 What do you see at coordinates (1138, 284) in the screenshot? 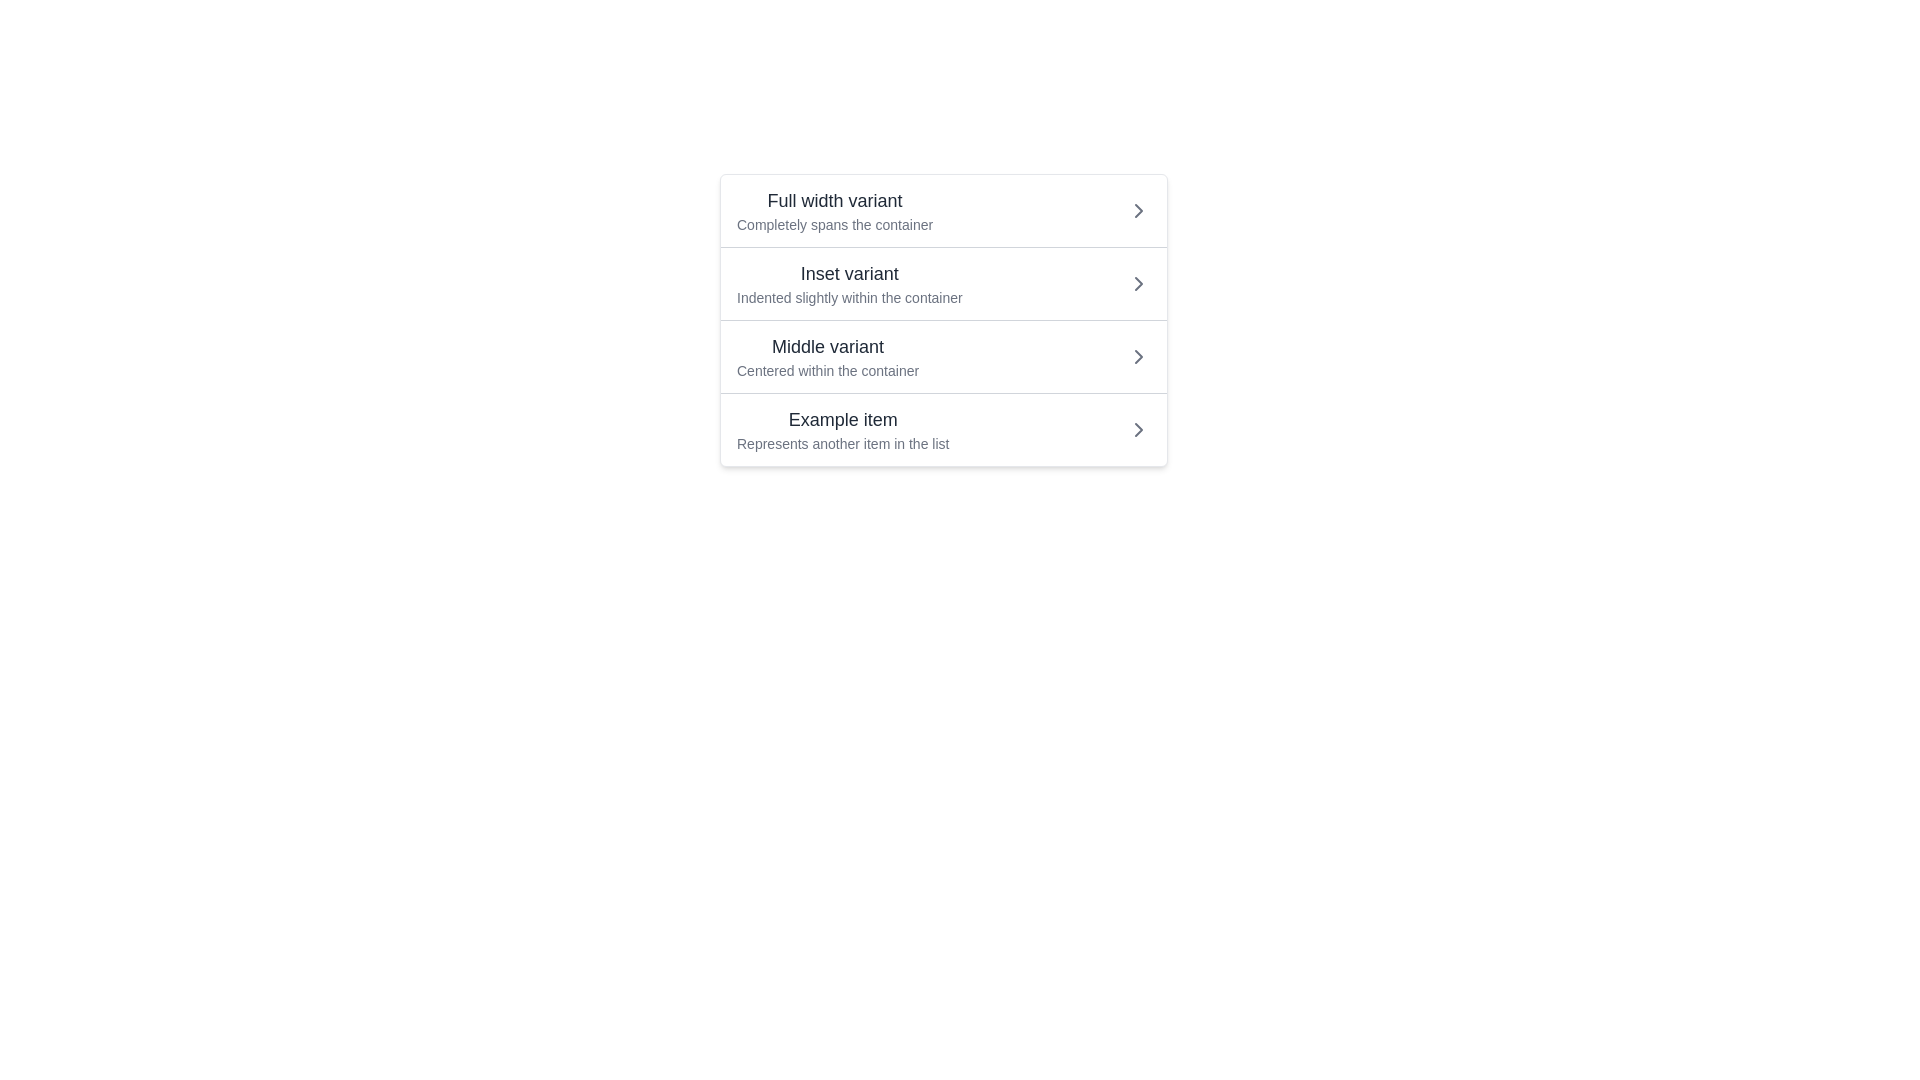
I see `the gray right-pointing arrow icon located to the far right of the 'Inset variant' list item in the menu` at bounding box center [1138, 284].